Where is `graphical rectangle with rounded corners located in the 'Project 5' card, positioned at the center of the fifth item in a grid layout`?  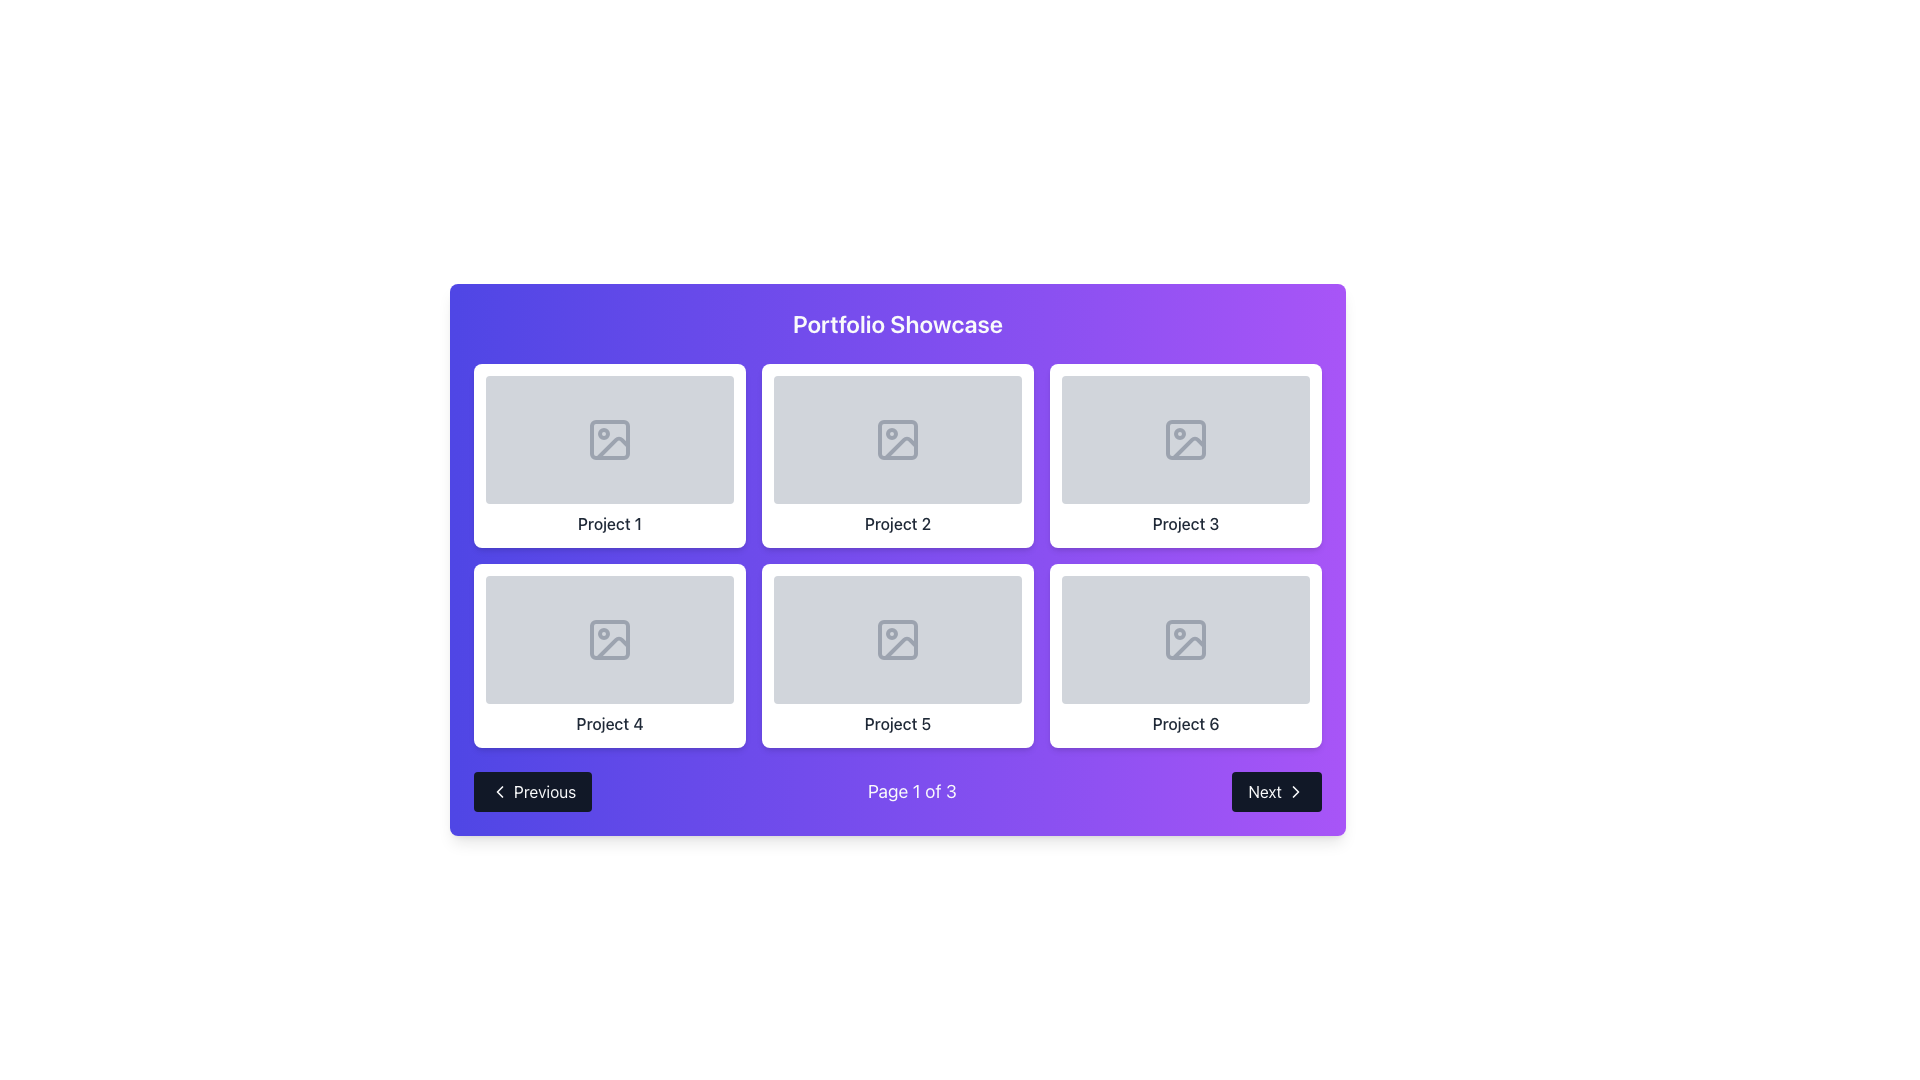 graphical rectangle with rounded corners located in the 'Project 5' card, positioned at the center of the fifth item in a grid layout is located at coordinates (896, 640).